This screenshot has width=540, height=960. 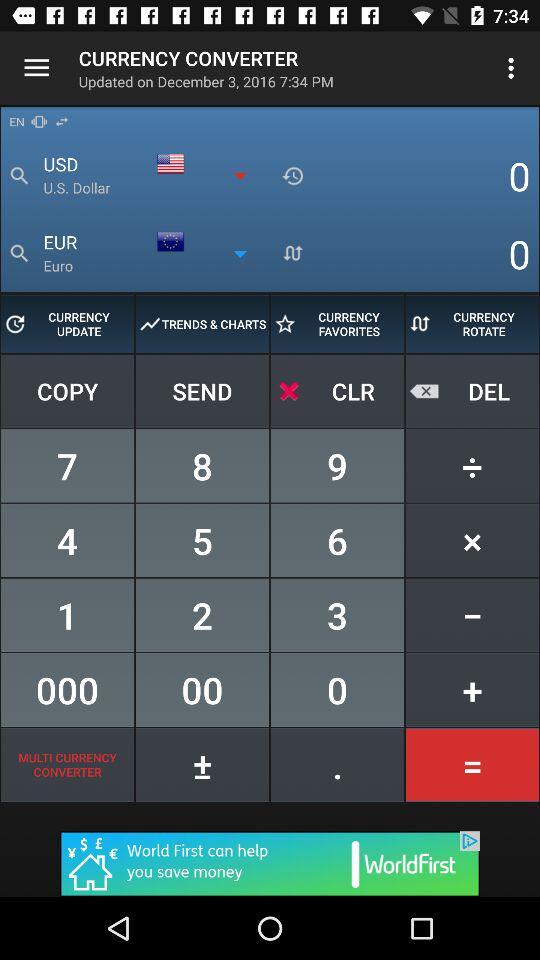 I want to click on number 1 in the keypad, so click(x=67, y=614).